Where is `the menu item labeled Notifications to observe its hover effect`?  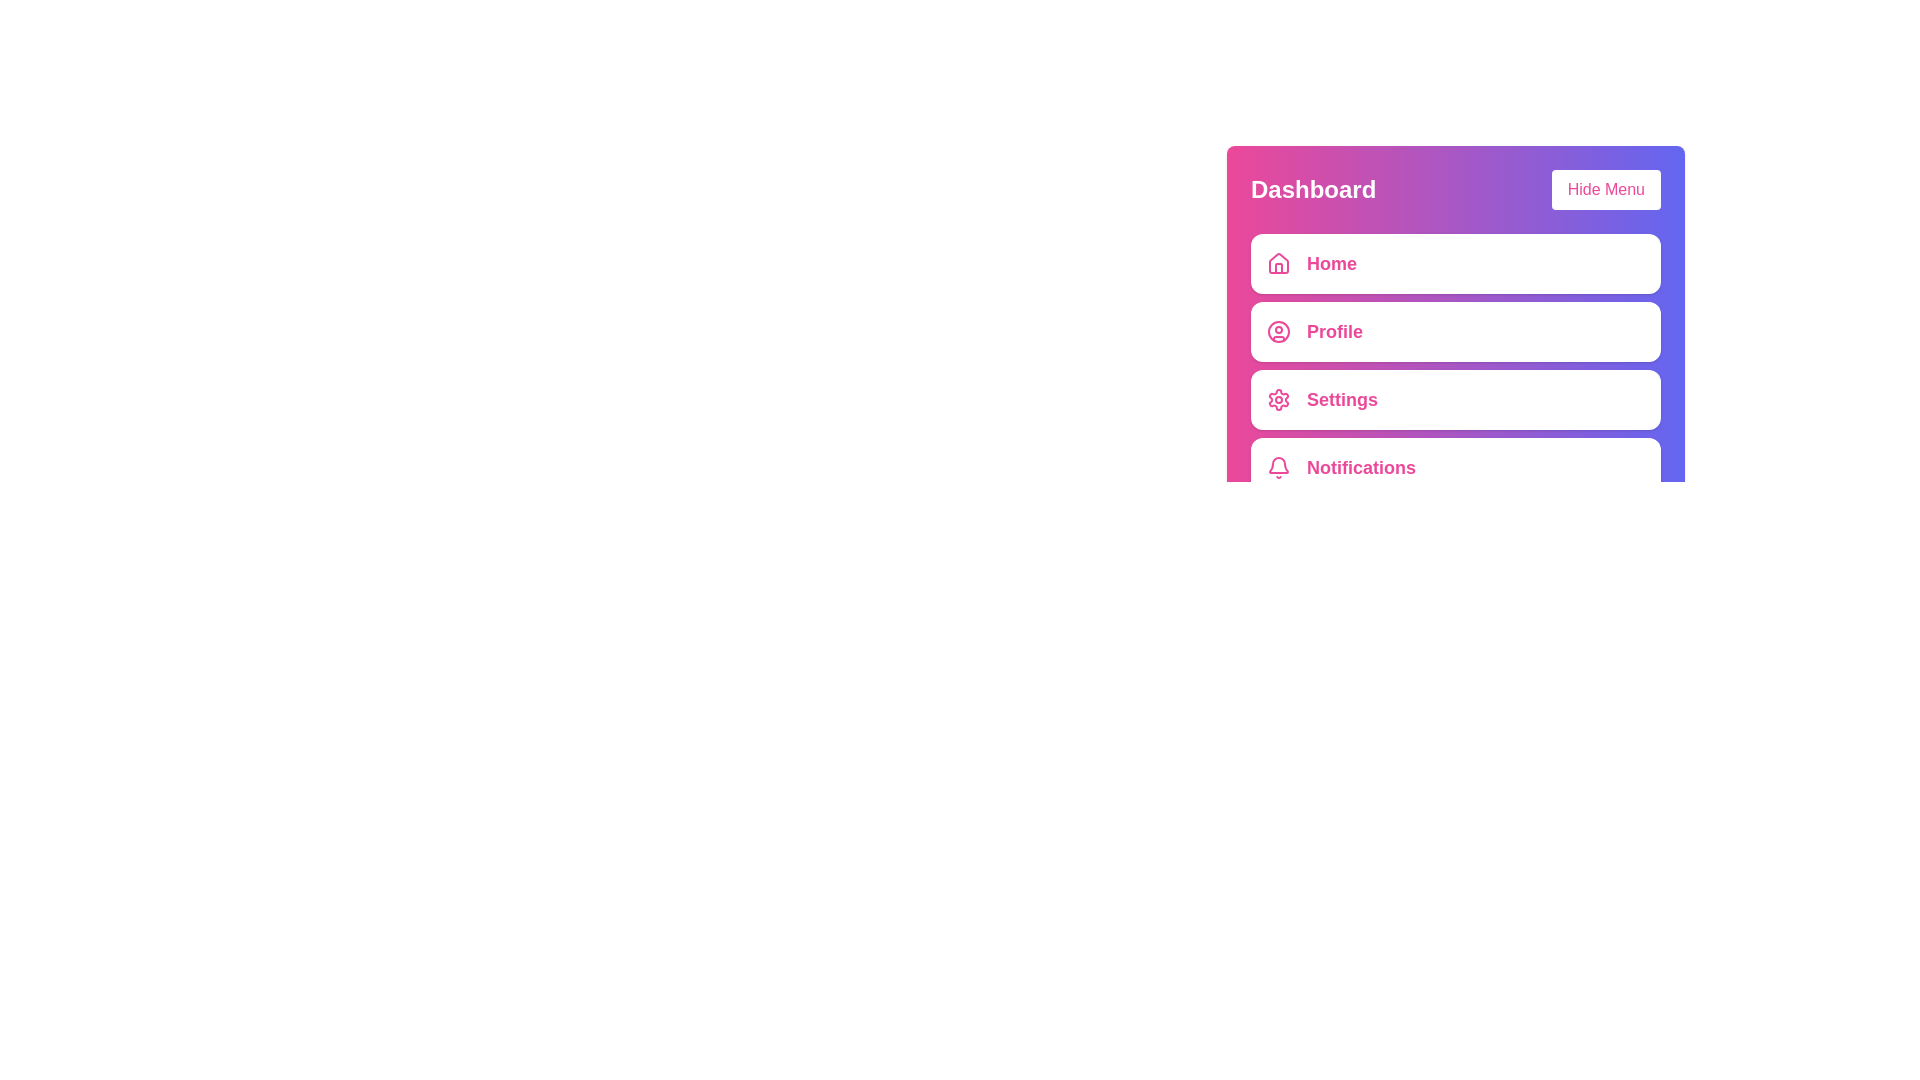 the menu item labeled Notifications to observe its hover effect is located at coordinates (1455, 467).